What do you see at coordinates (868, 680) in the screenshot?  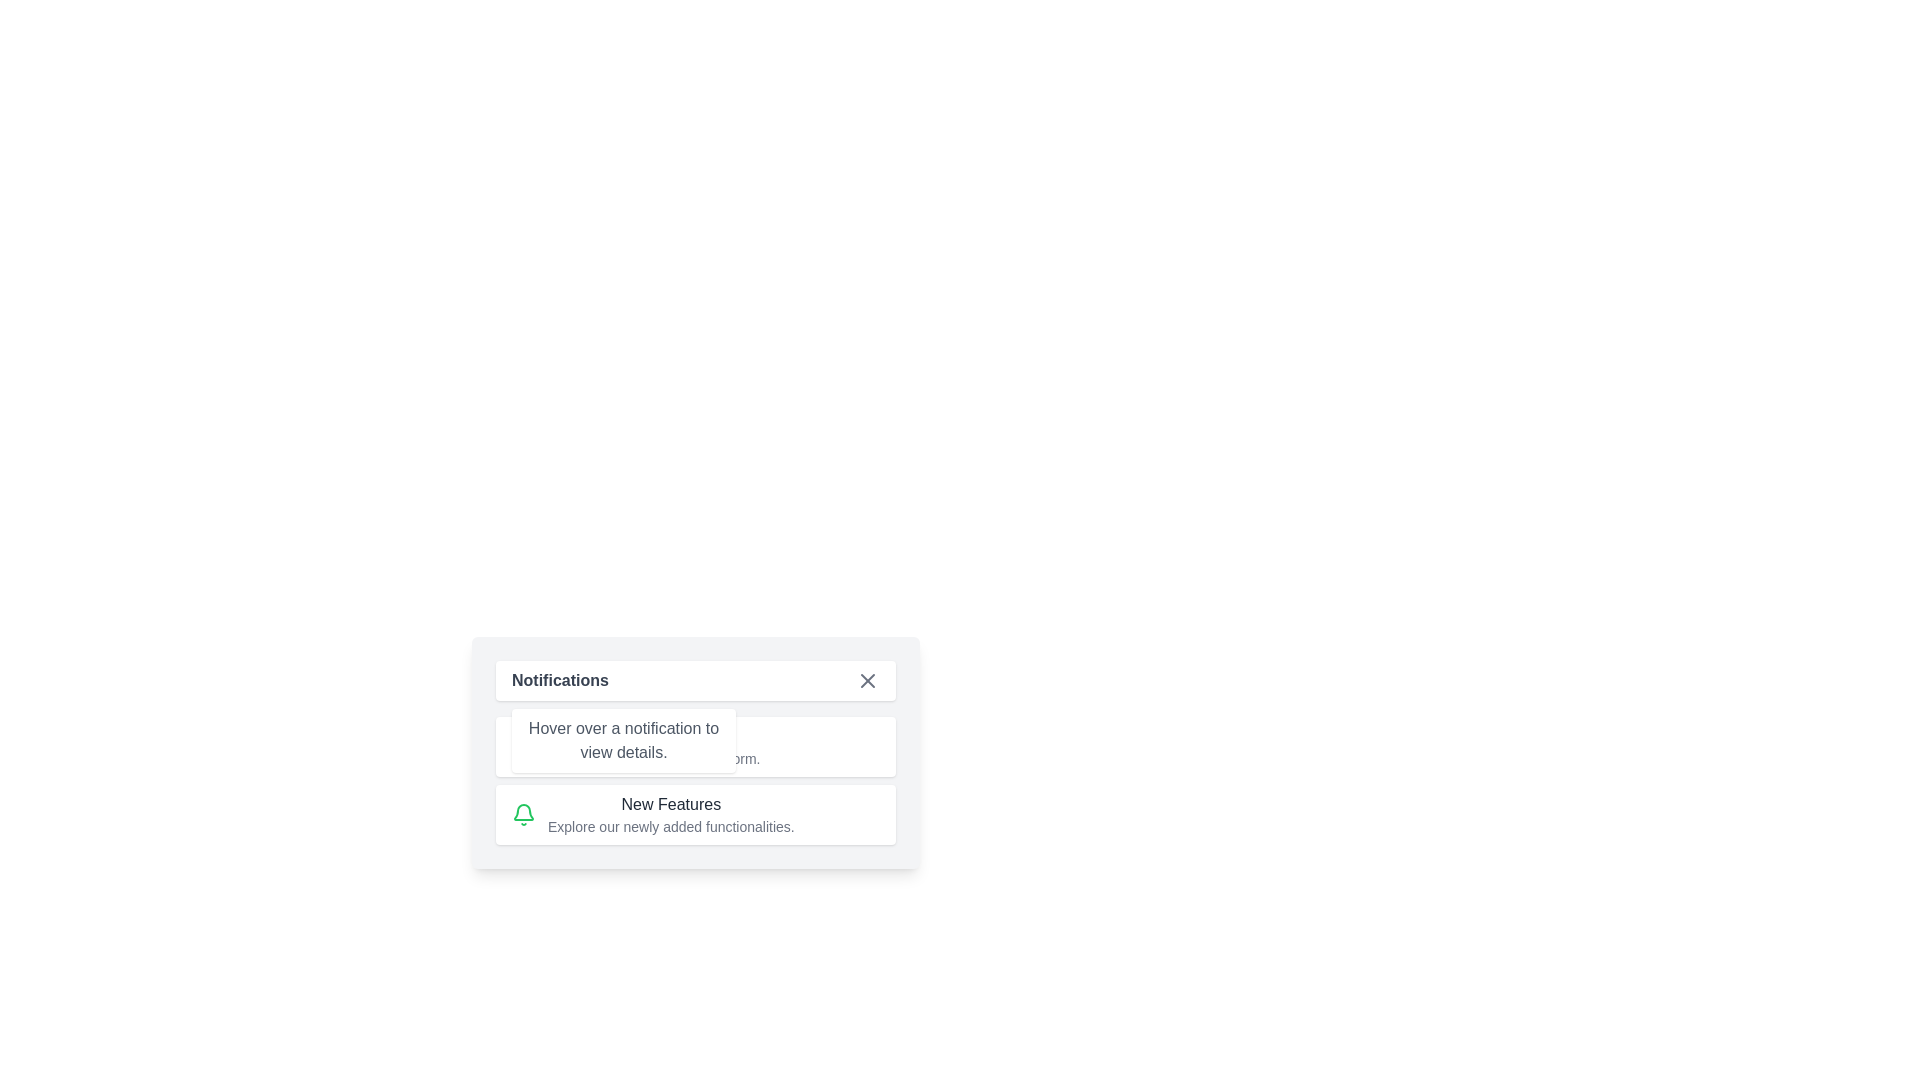 I see `the close button icon located in the top-right corner of the notification panel` at bounding box center [868, 680].